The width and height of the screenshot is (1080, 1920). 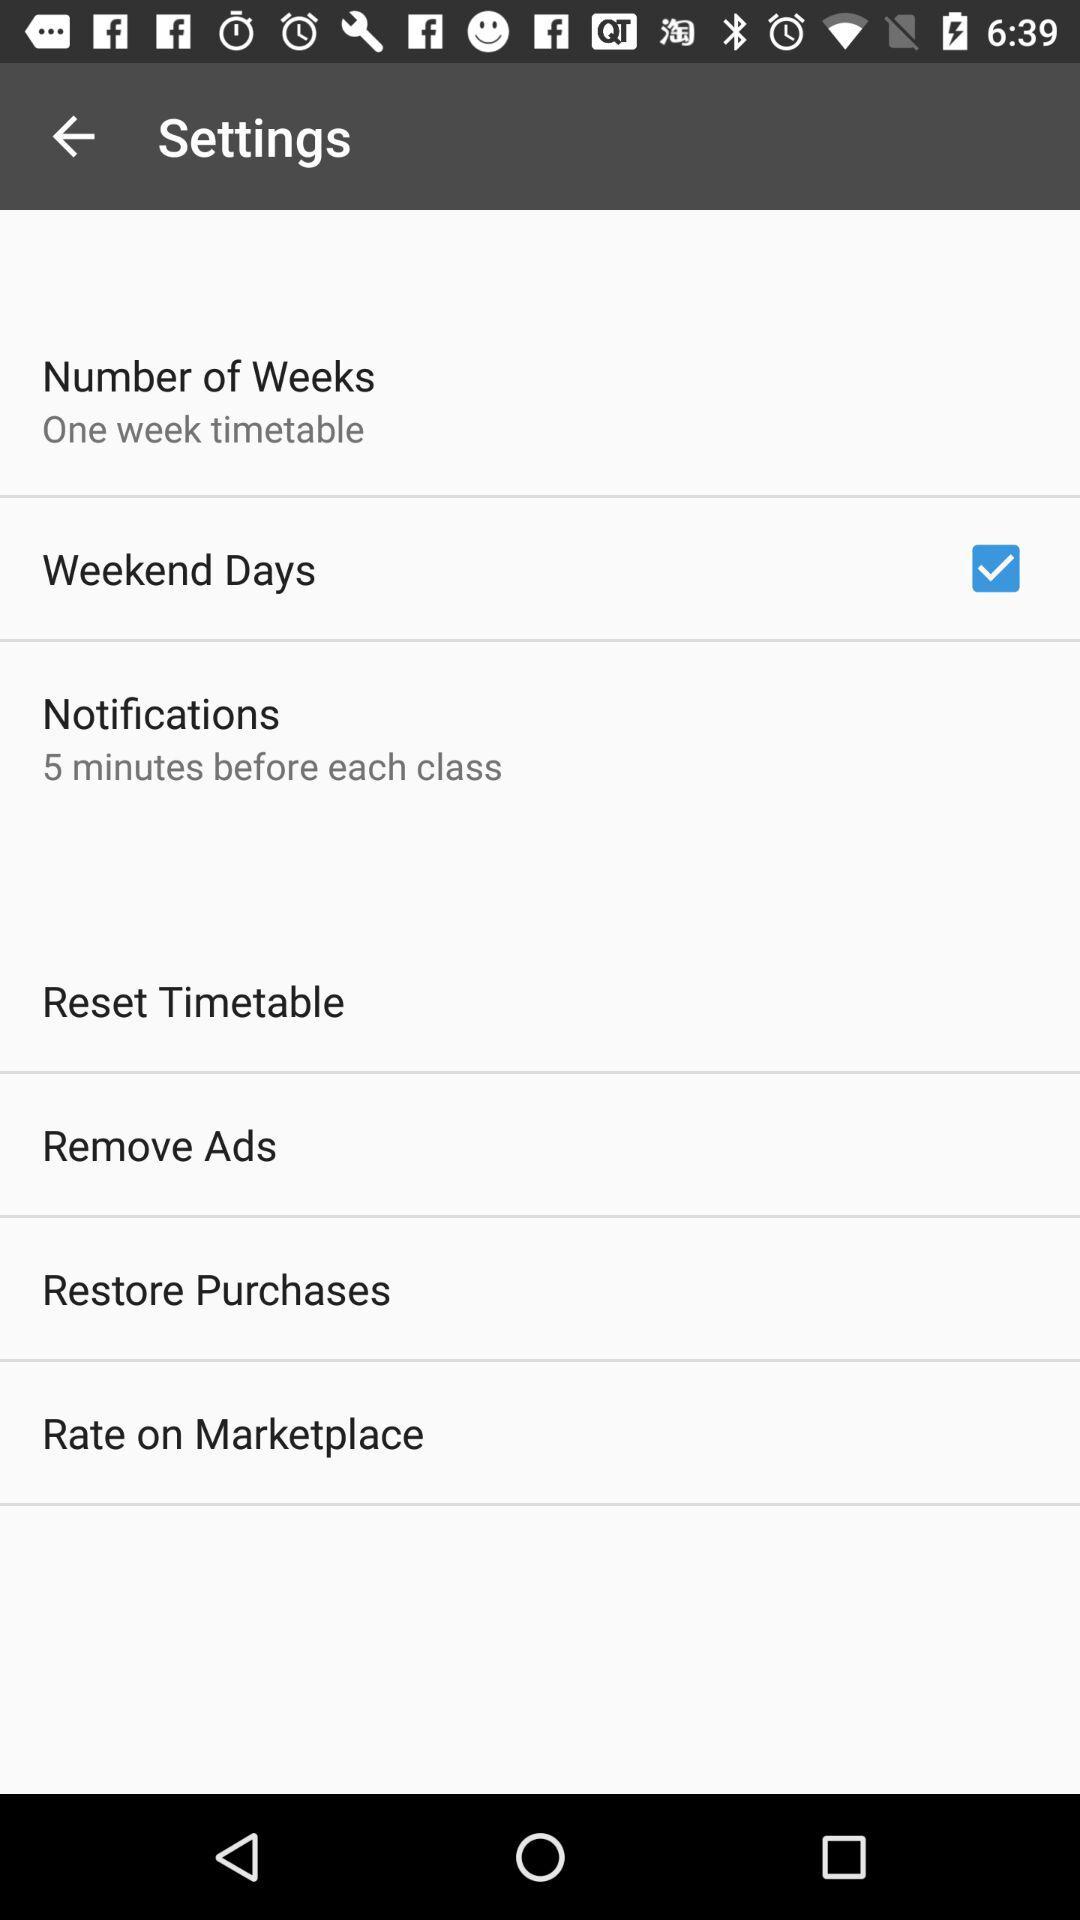 I want to click on item below reset timetable item, so click(x=158, y=1144).